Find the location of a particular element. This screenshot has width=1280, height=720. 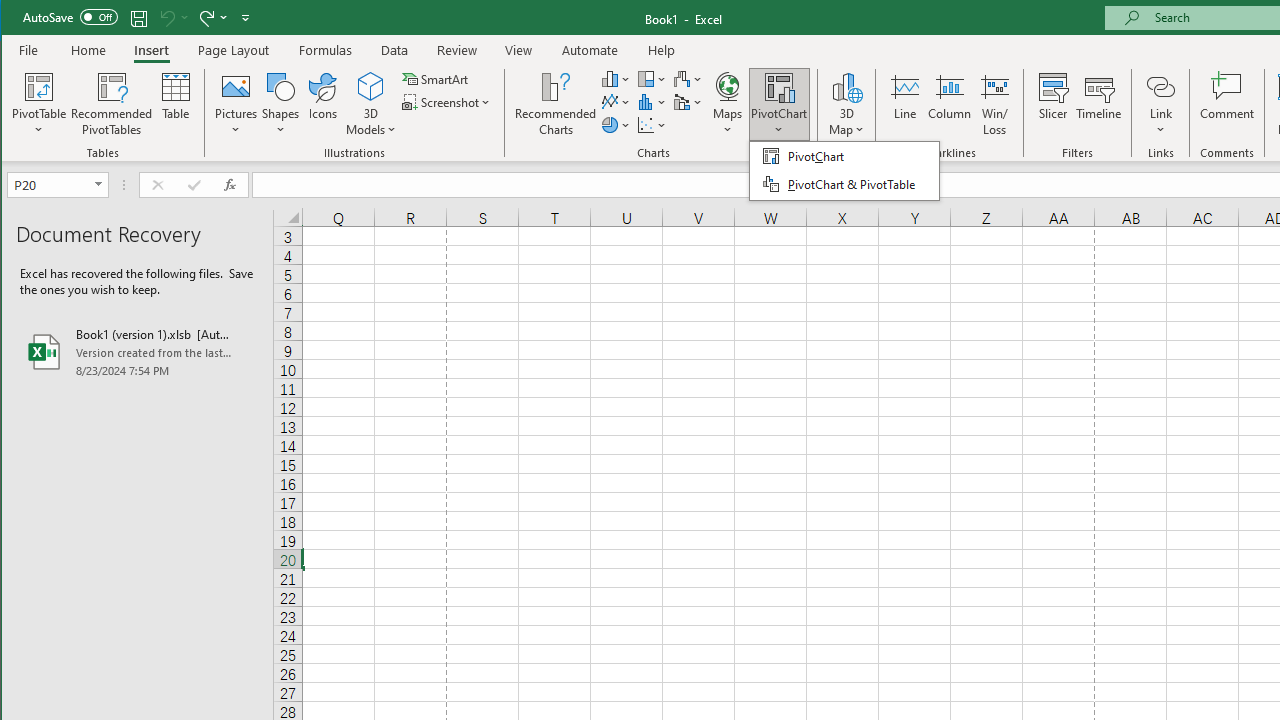

'Win/Loss' is located at coordinates (995, 104).